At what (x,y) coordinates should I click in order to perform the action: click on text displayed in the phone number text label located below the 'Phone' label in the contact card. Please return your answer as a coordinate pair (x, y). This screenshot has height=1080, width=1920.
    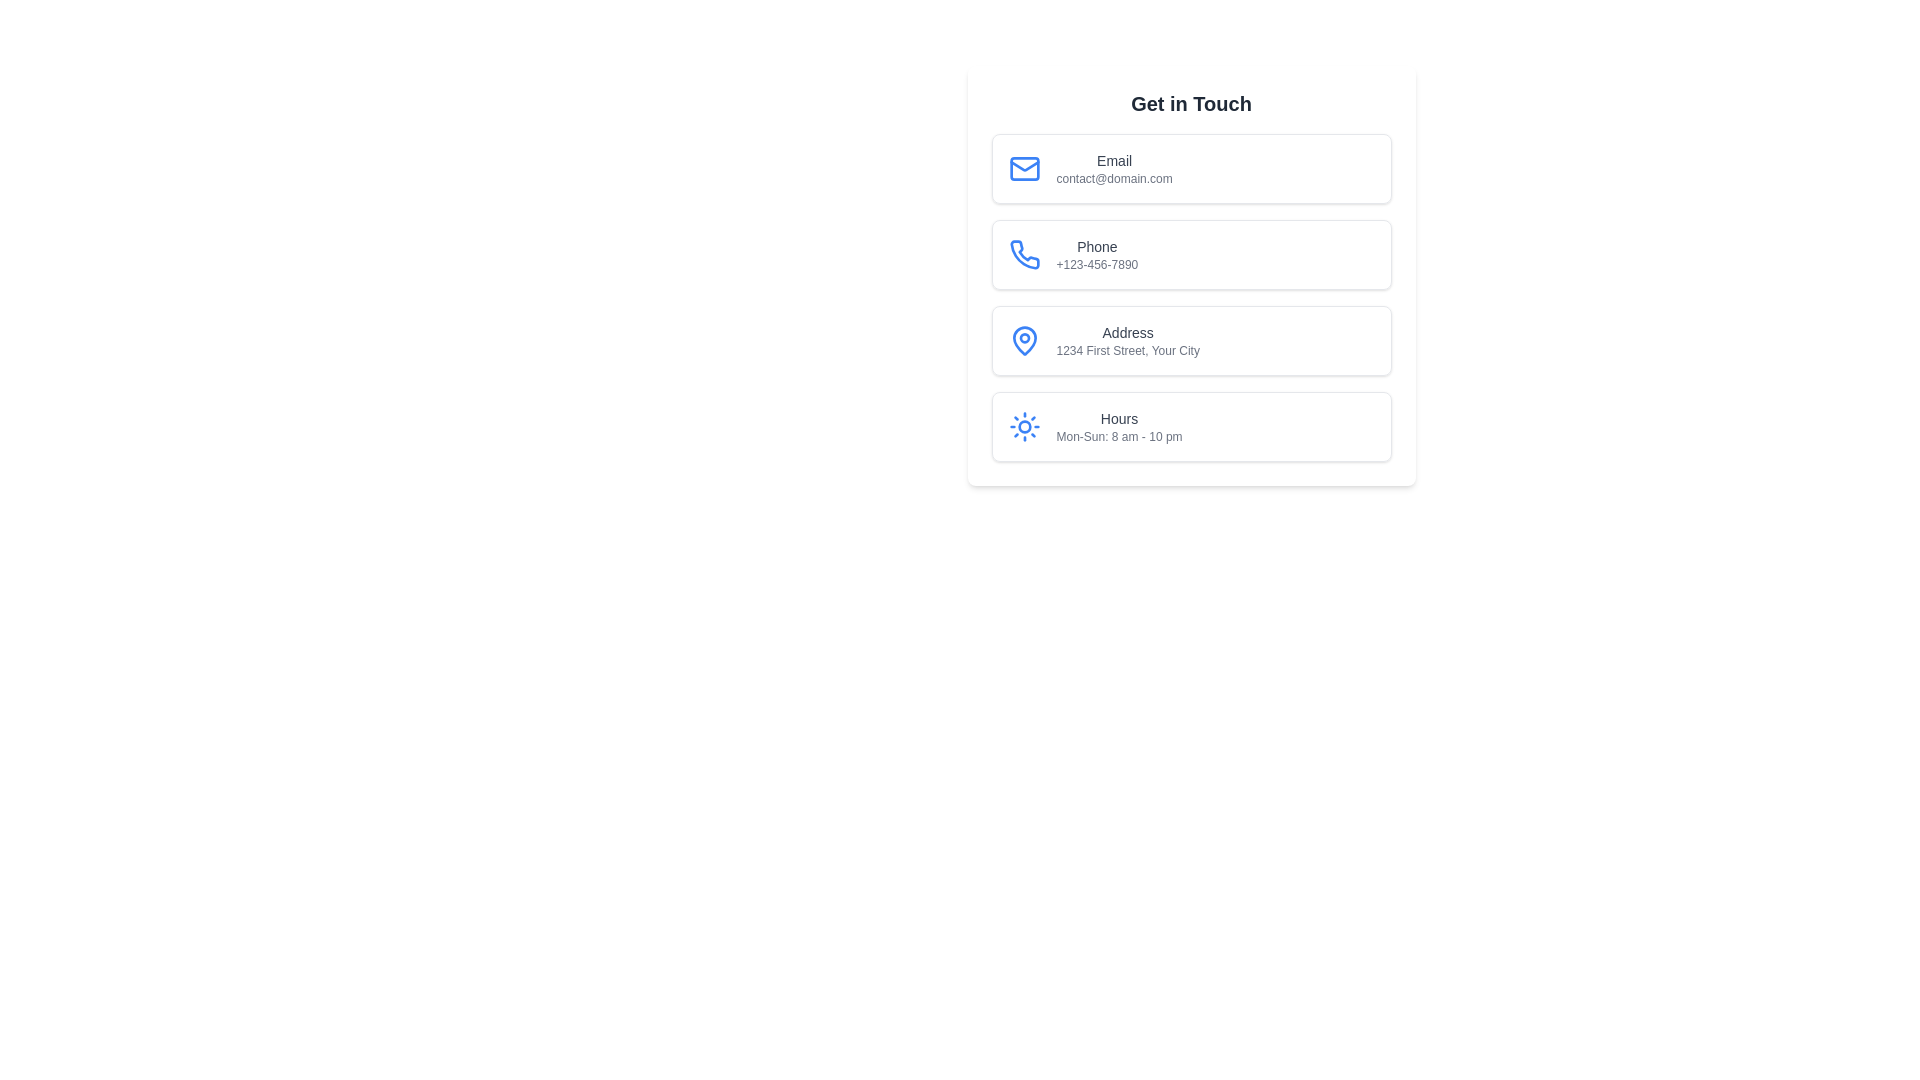
    Looking at the image, I should click on (1096, 264).